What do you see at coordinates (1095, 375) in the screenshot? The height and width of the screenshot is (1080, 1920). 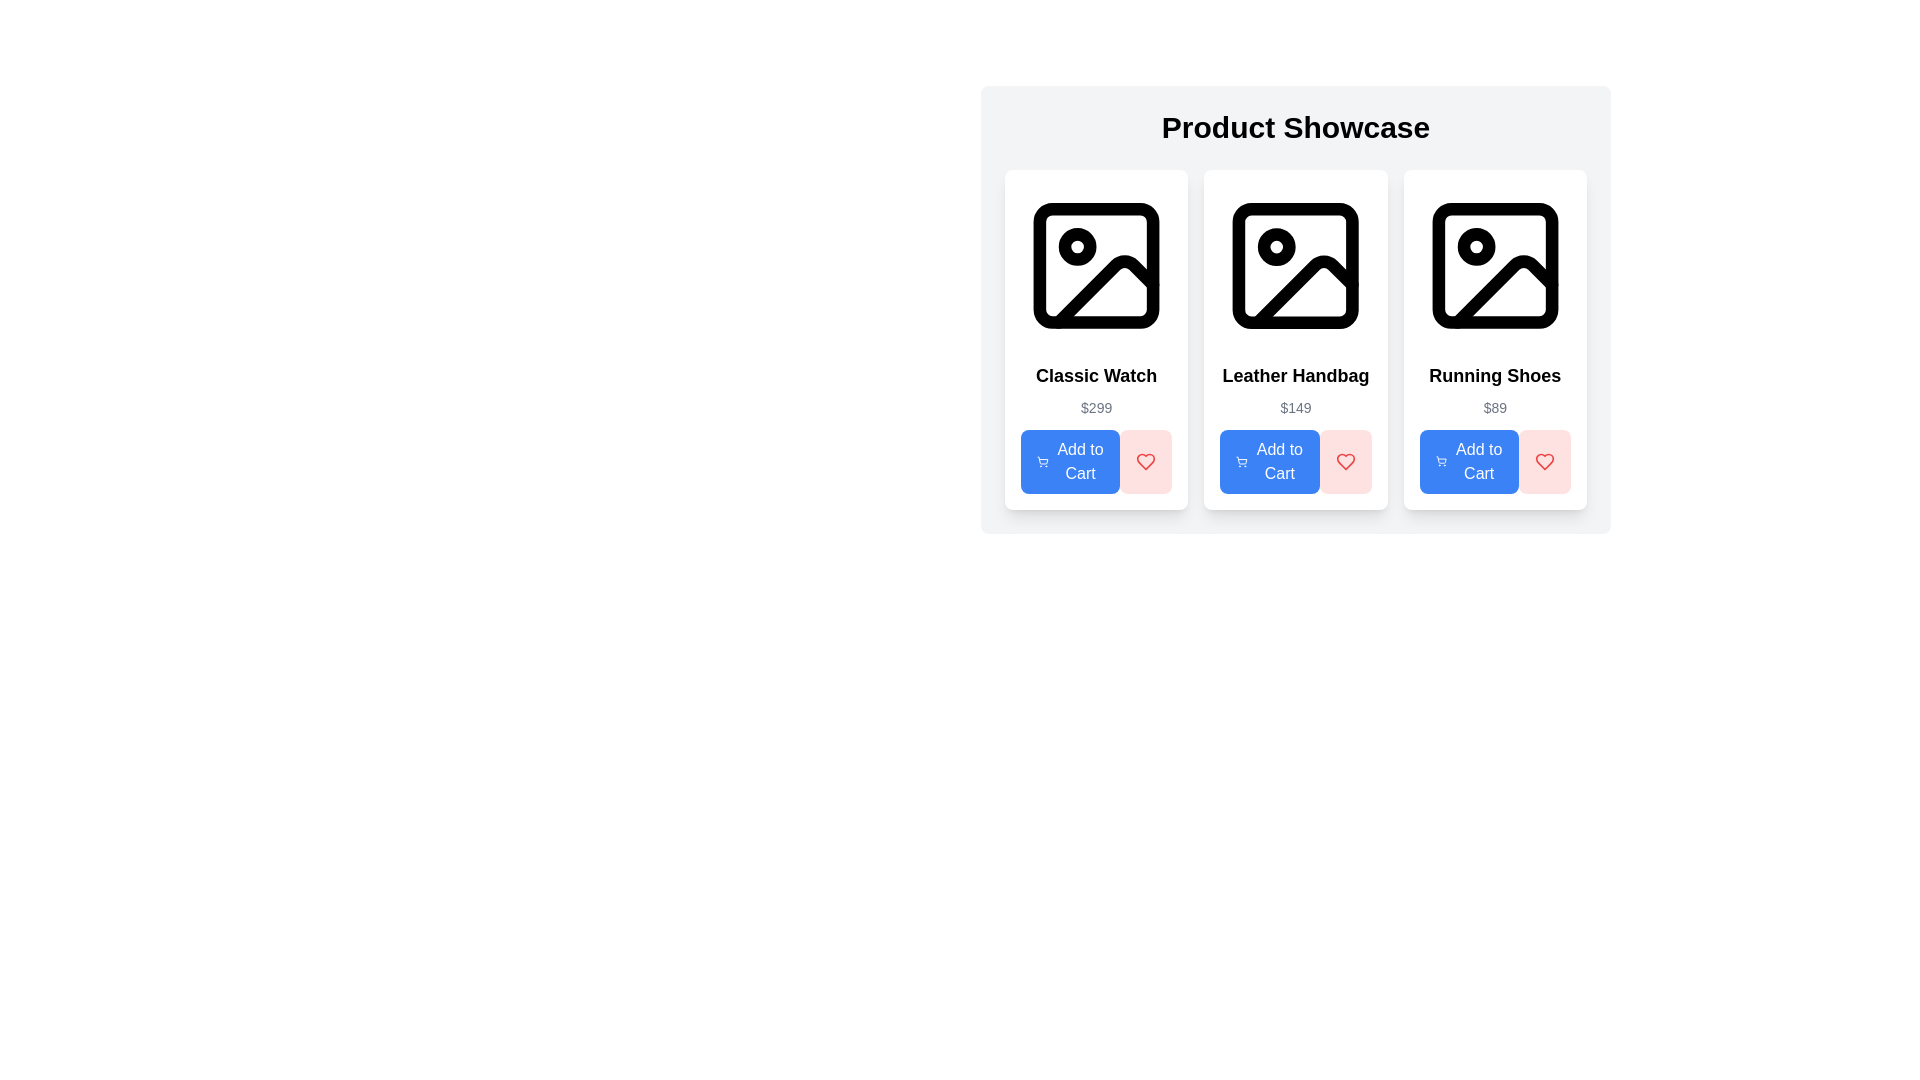 I see `the product name label displayed in the top-middle portion of the product card, which serves as a clear identifier for the showcased product` at bounding box center [1095, 375].